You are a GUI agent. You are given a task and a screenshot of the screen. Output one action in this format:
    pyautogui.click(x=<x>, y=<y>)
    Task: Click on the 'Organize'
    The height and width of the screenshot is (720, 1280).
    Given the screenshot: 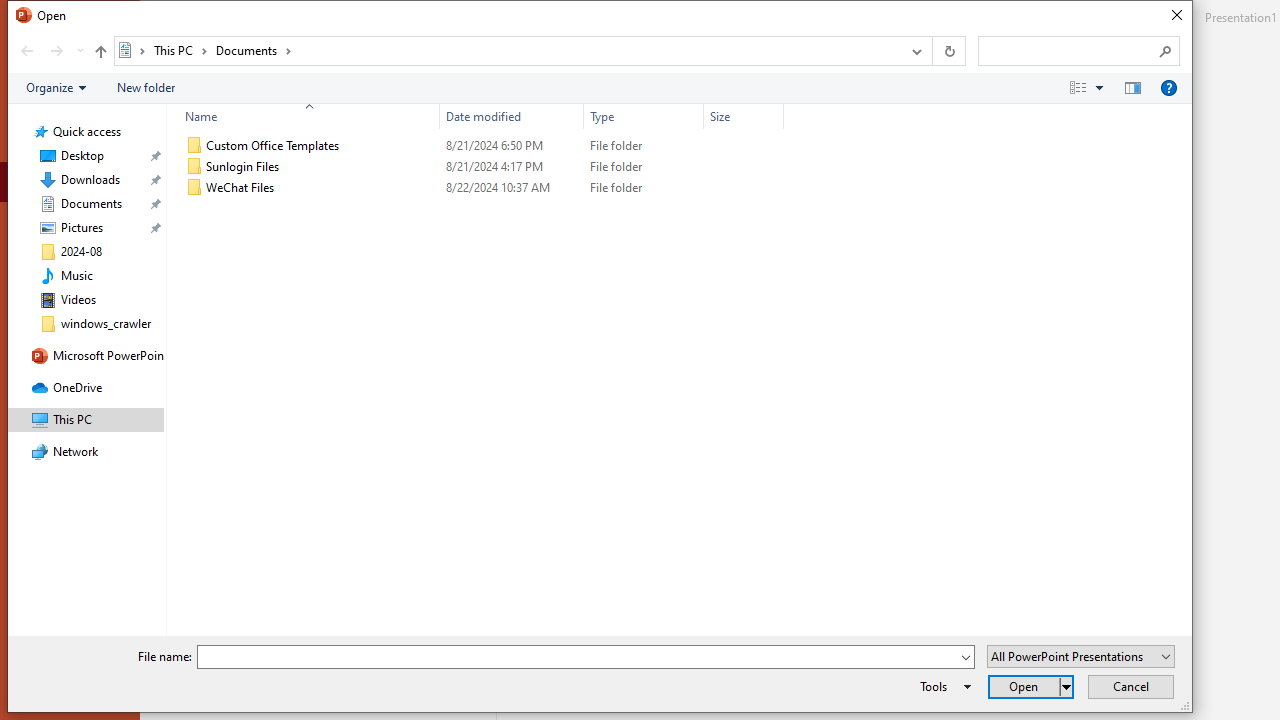 What is the action you would take?
    pyautogui.click(x=56, y=86)
    